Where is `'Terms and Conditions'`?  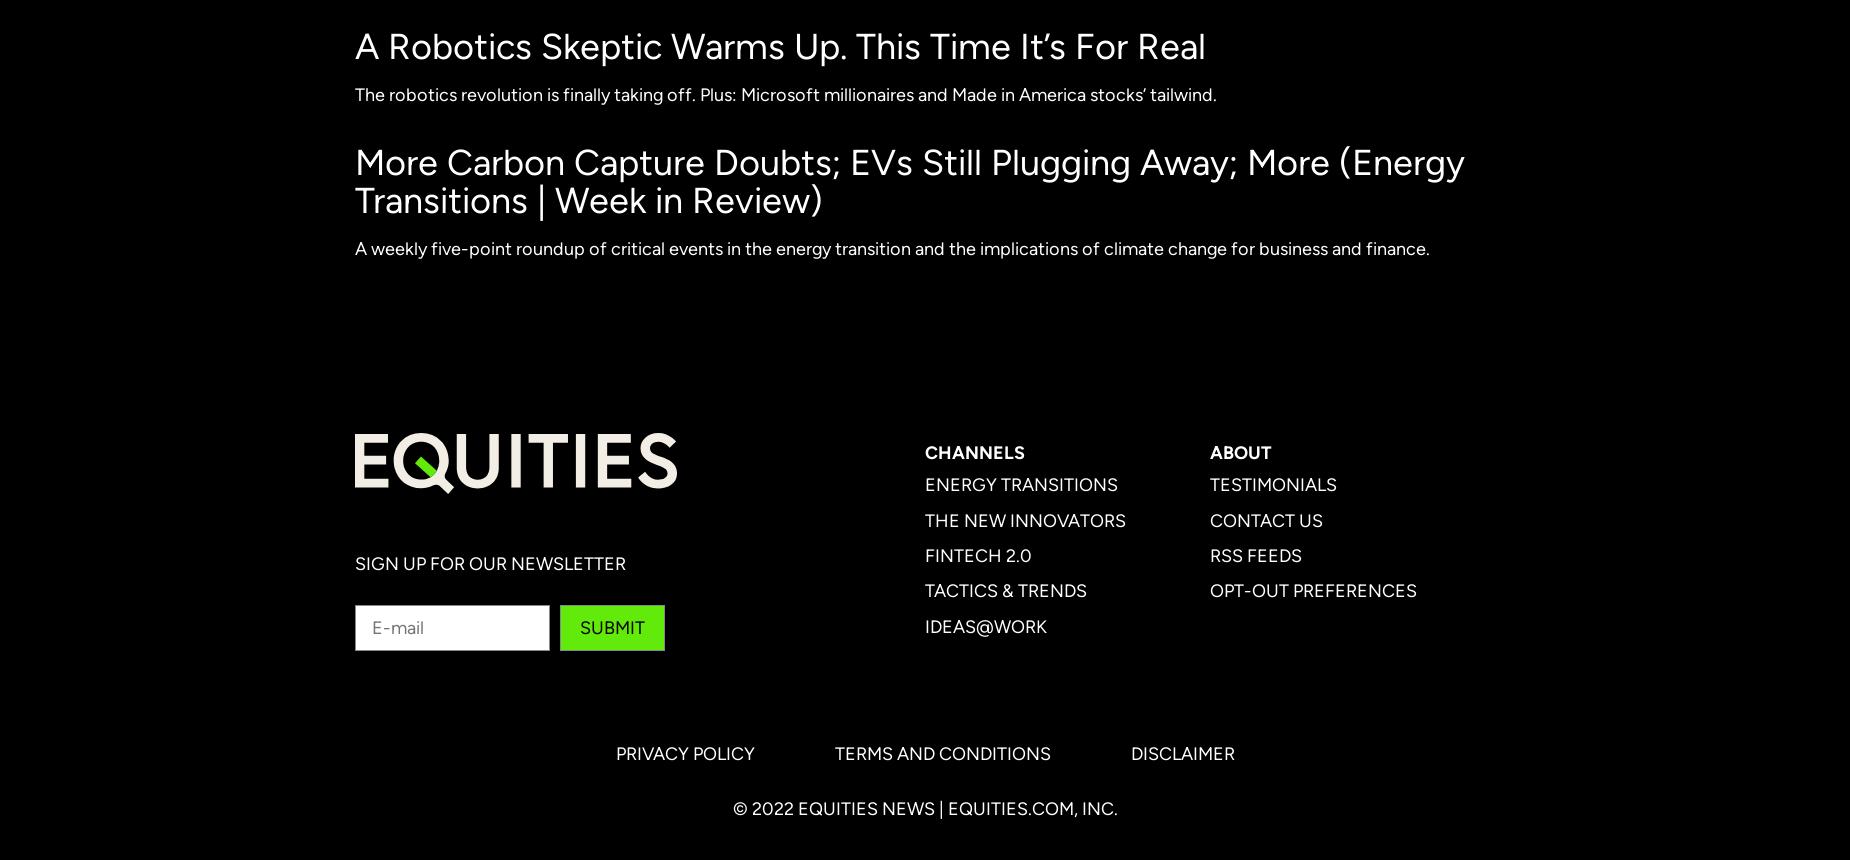 'Terms and Conditions' is located at coordinates (941, 753).